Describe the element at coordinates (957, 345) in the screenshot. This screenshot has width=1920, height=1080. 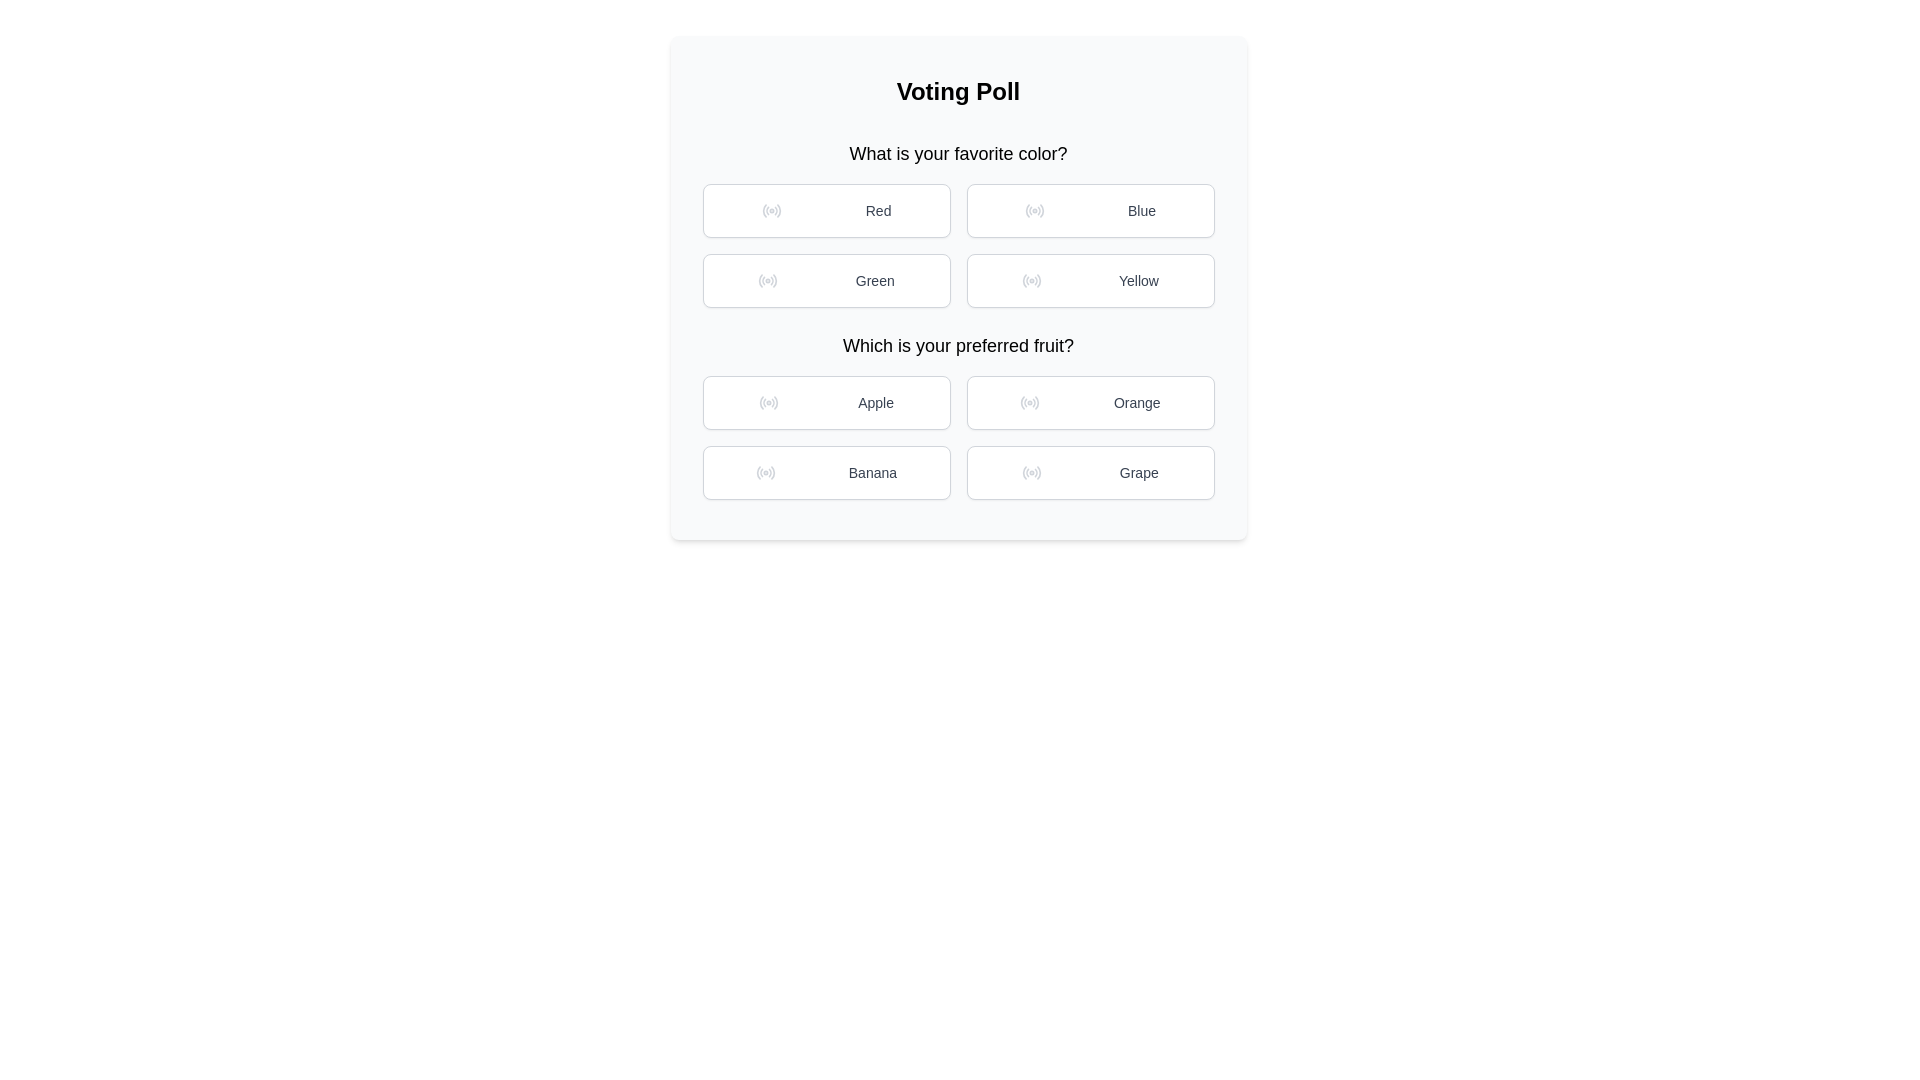
I see `text label that states 'Which is your preferred fruit?' positioned in the upper-middle section of the poll interface` at that location.